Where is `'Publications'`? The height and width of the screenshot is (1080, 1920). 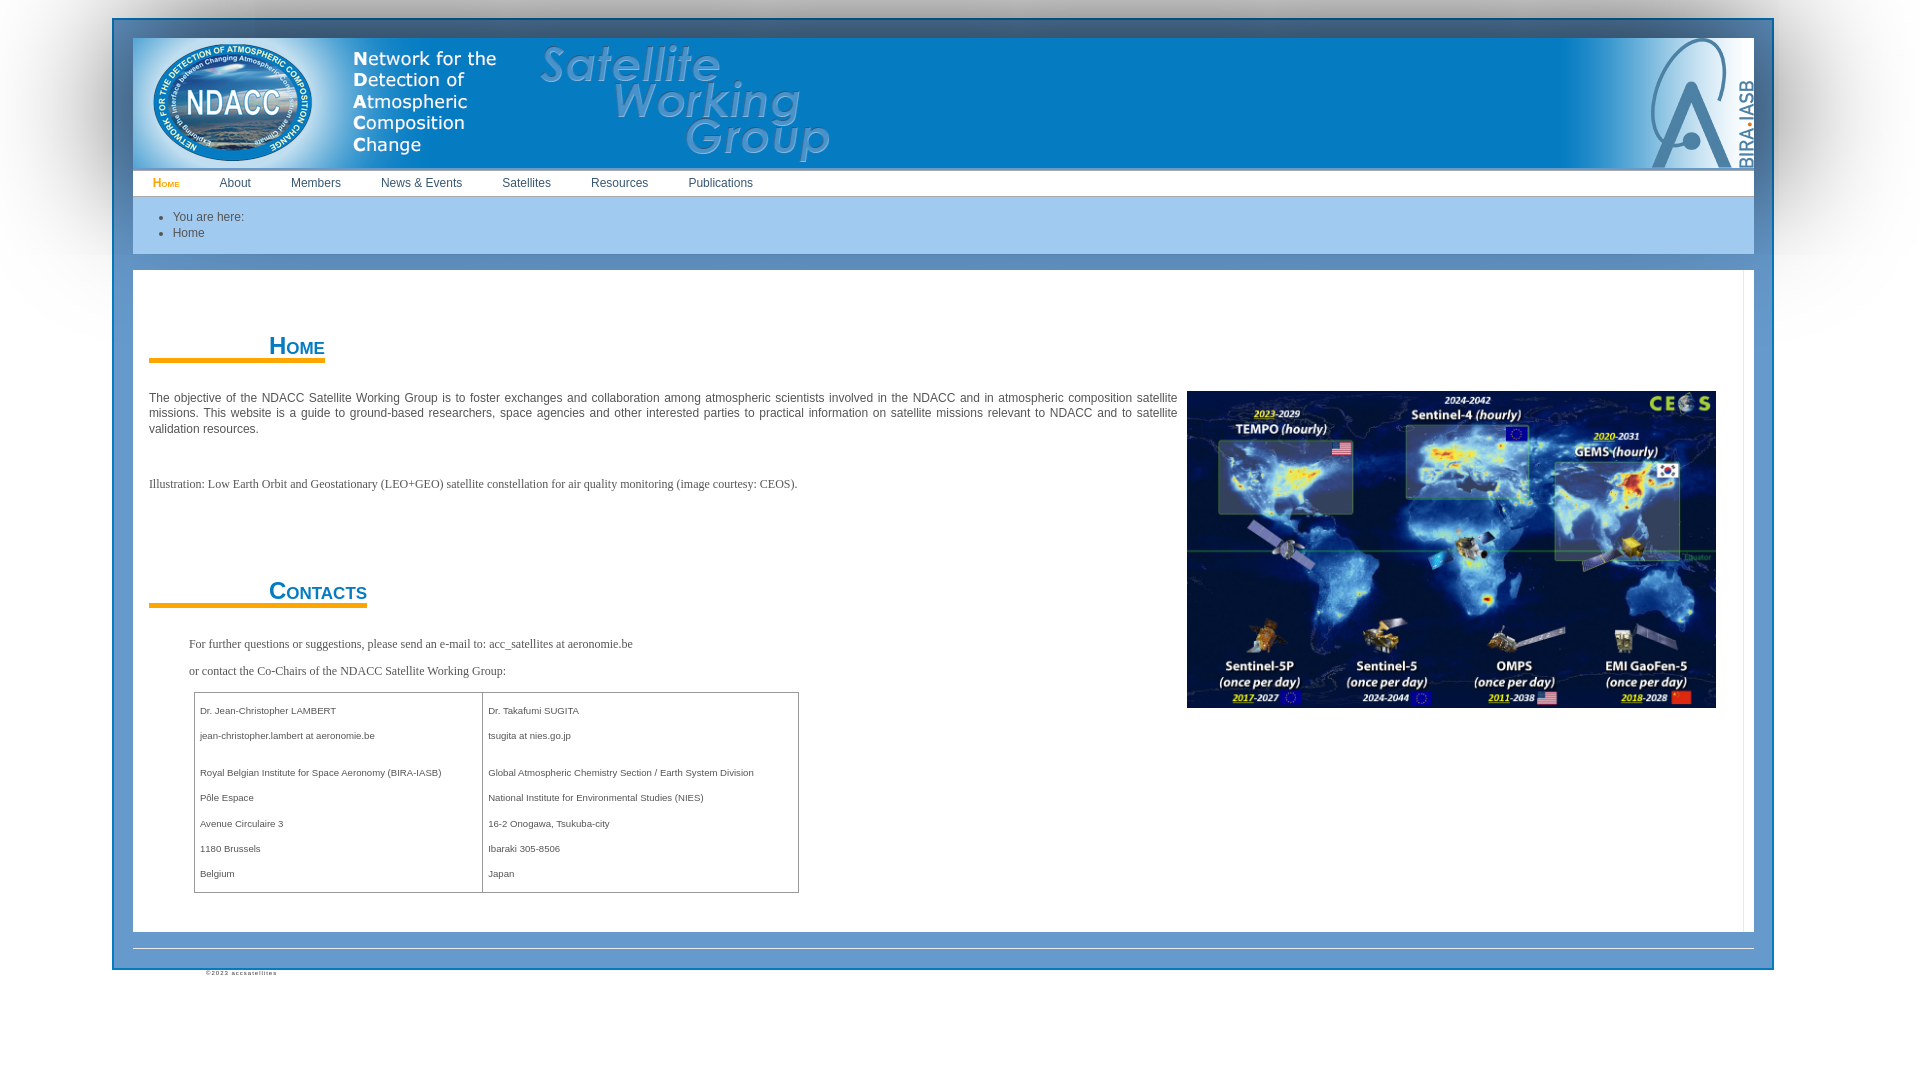
'Publications' is located at coordinates (720, 182).